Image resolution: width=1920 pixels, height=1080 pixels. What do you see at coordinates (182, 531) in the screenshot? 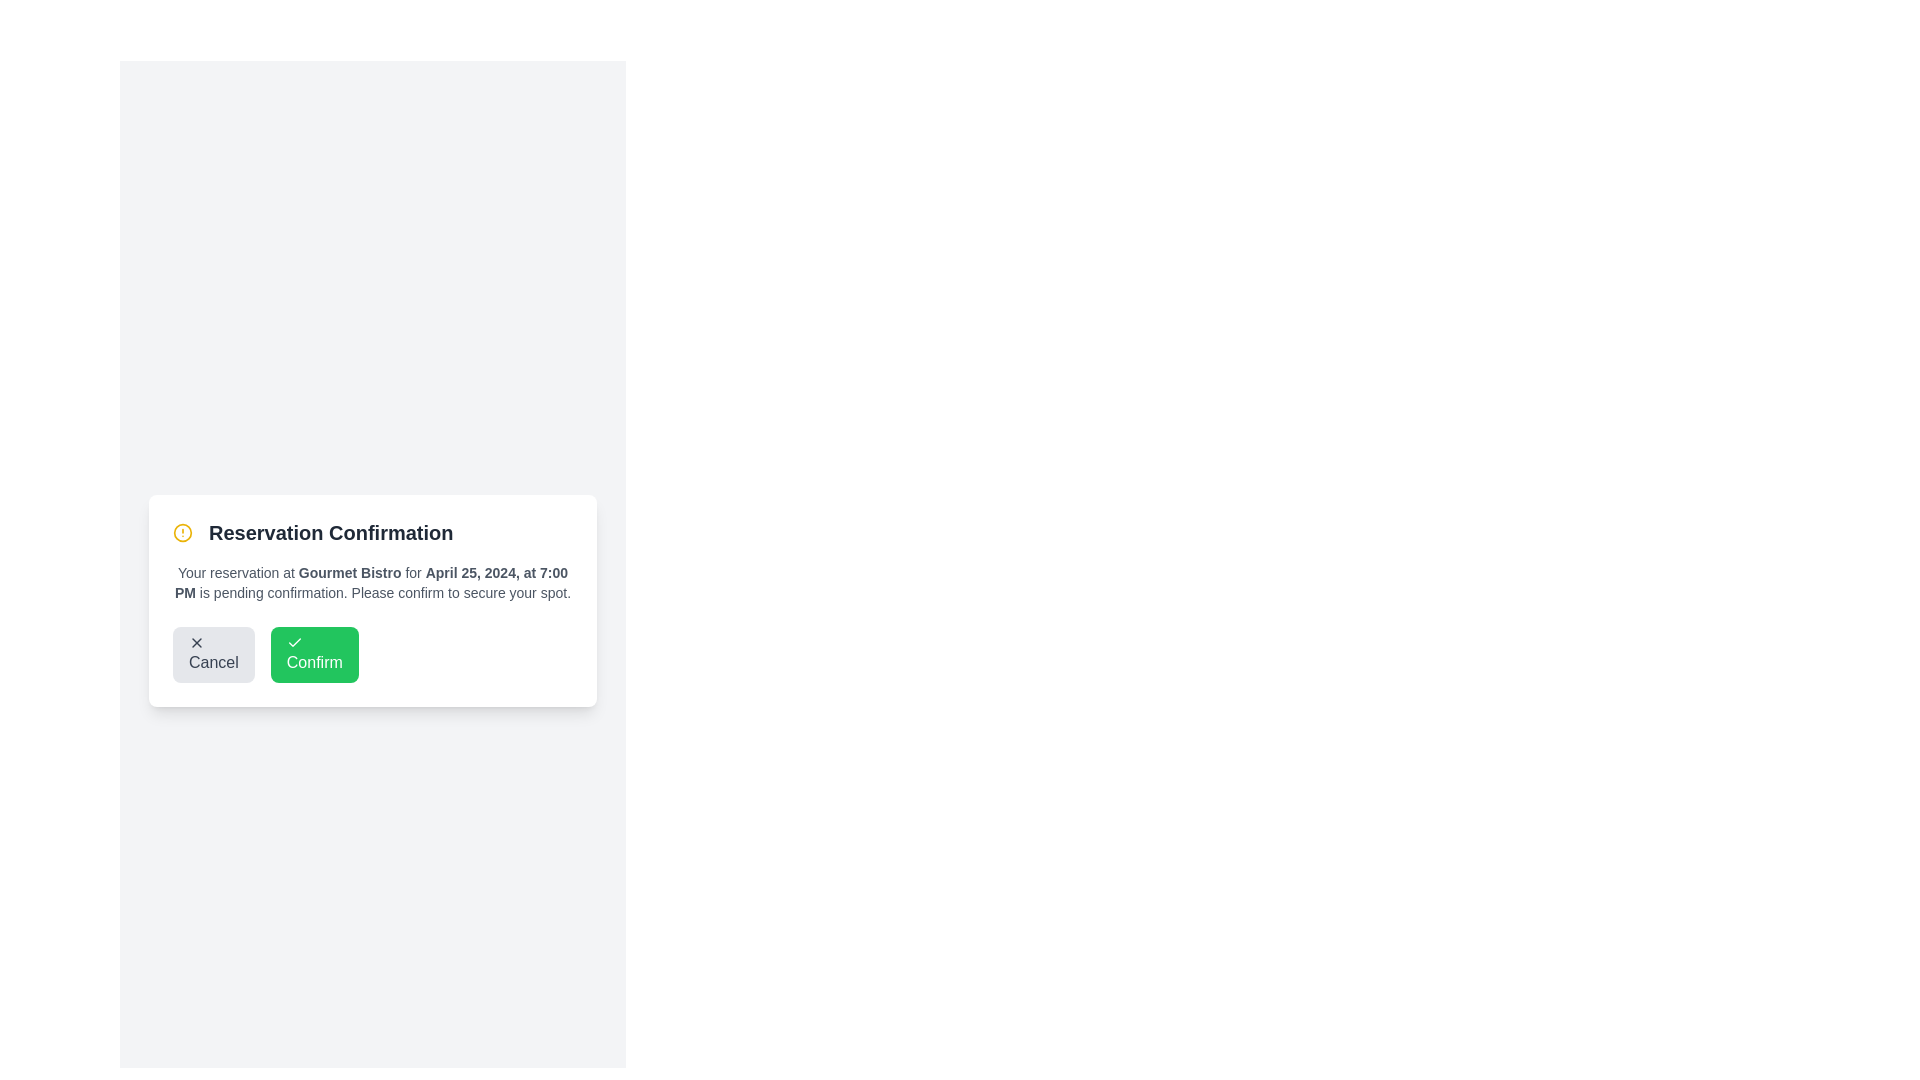
I see `the outer border of the graphical alert icon, which is a circular component indicating a warning, located towards the top-left corner of the dialogue box next to the title 'Reservation Confirmation'` at bounding box center [182, 531].